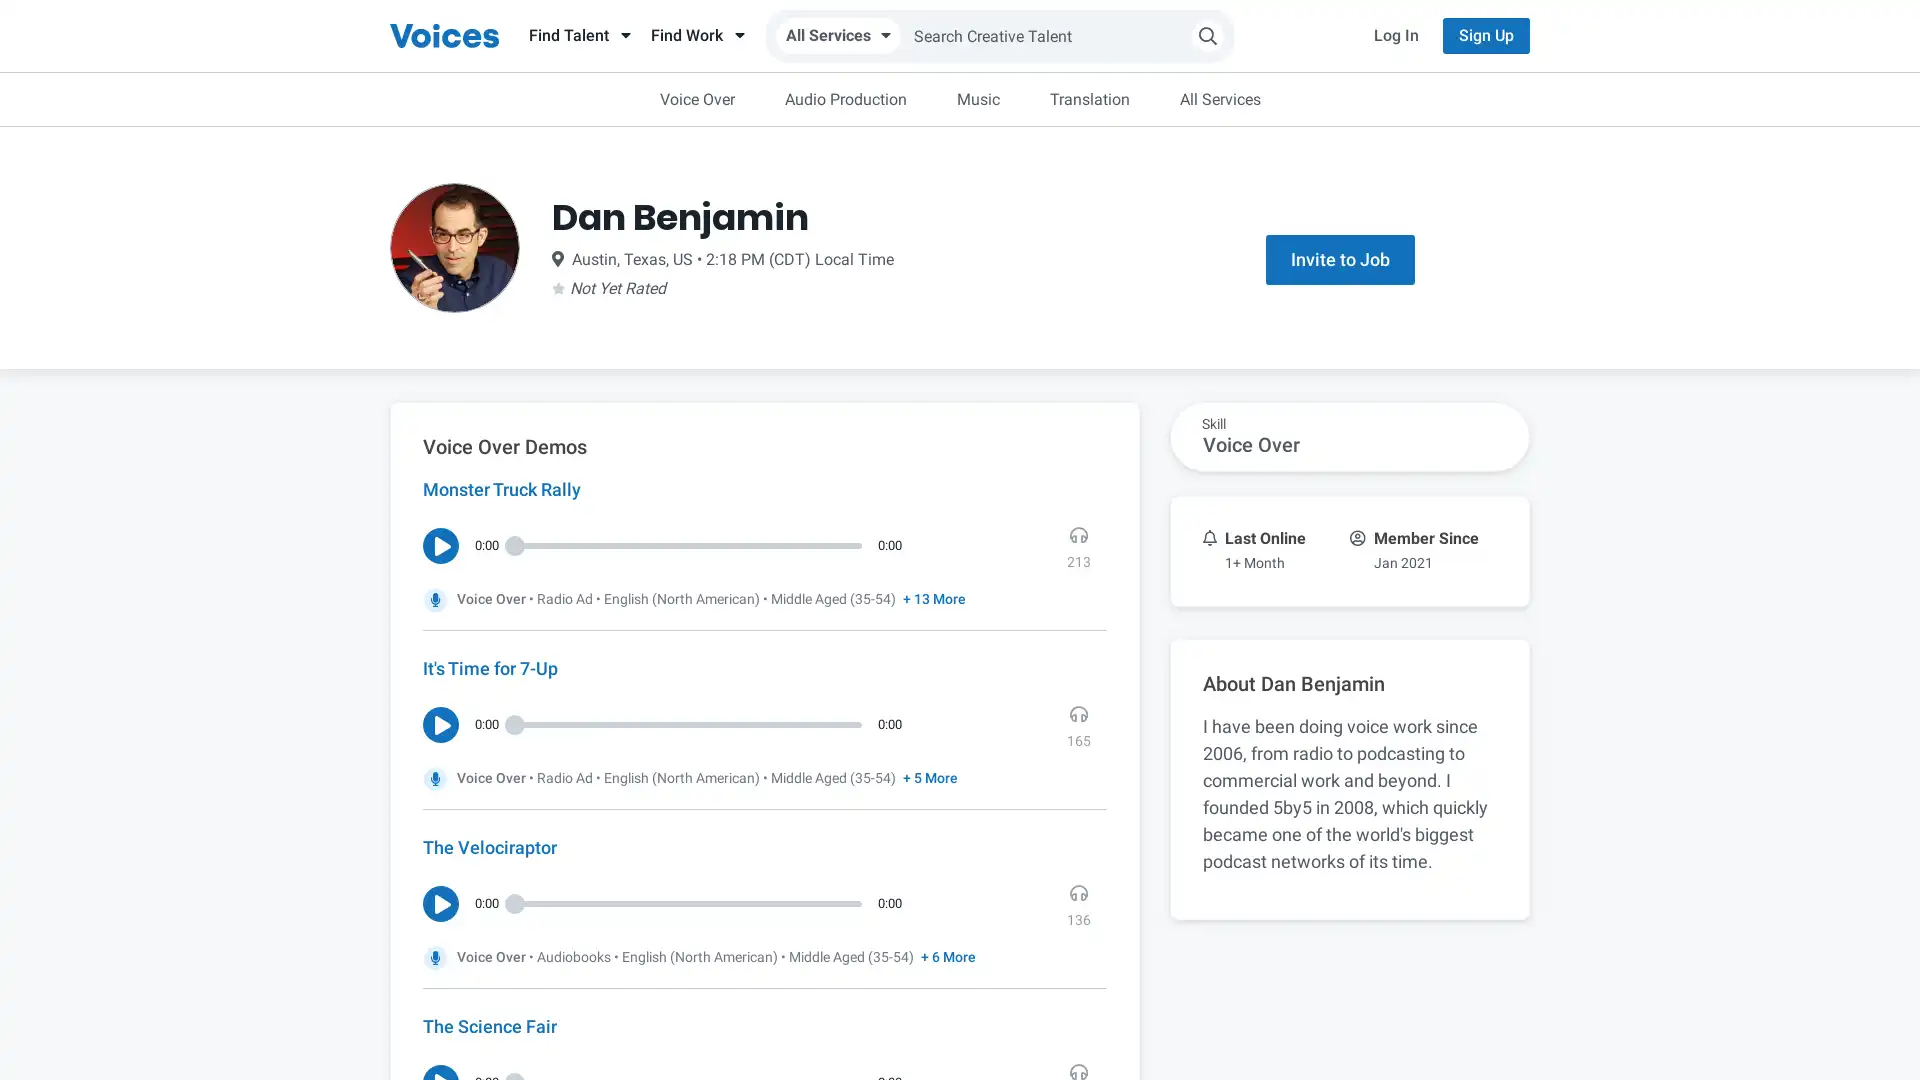  Describe the element at coordinates (1223, 97) in the screenshot. I see `Clear` at that location.